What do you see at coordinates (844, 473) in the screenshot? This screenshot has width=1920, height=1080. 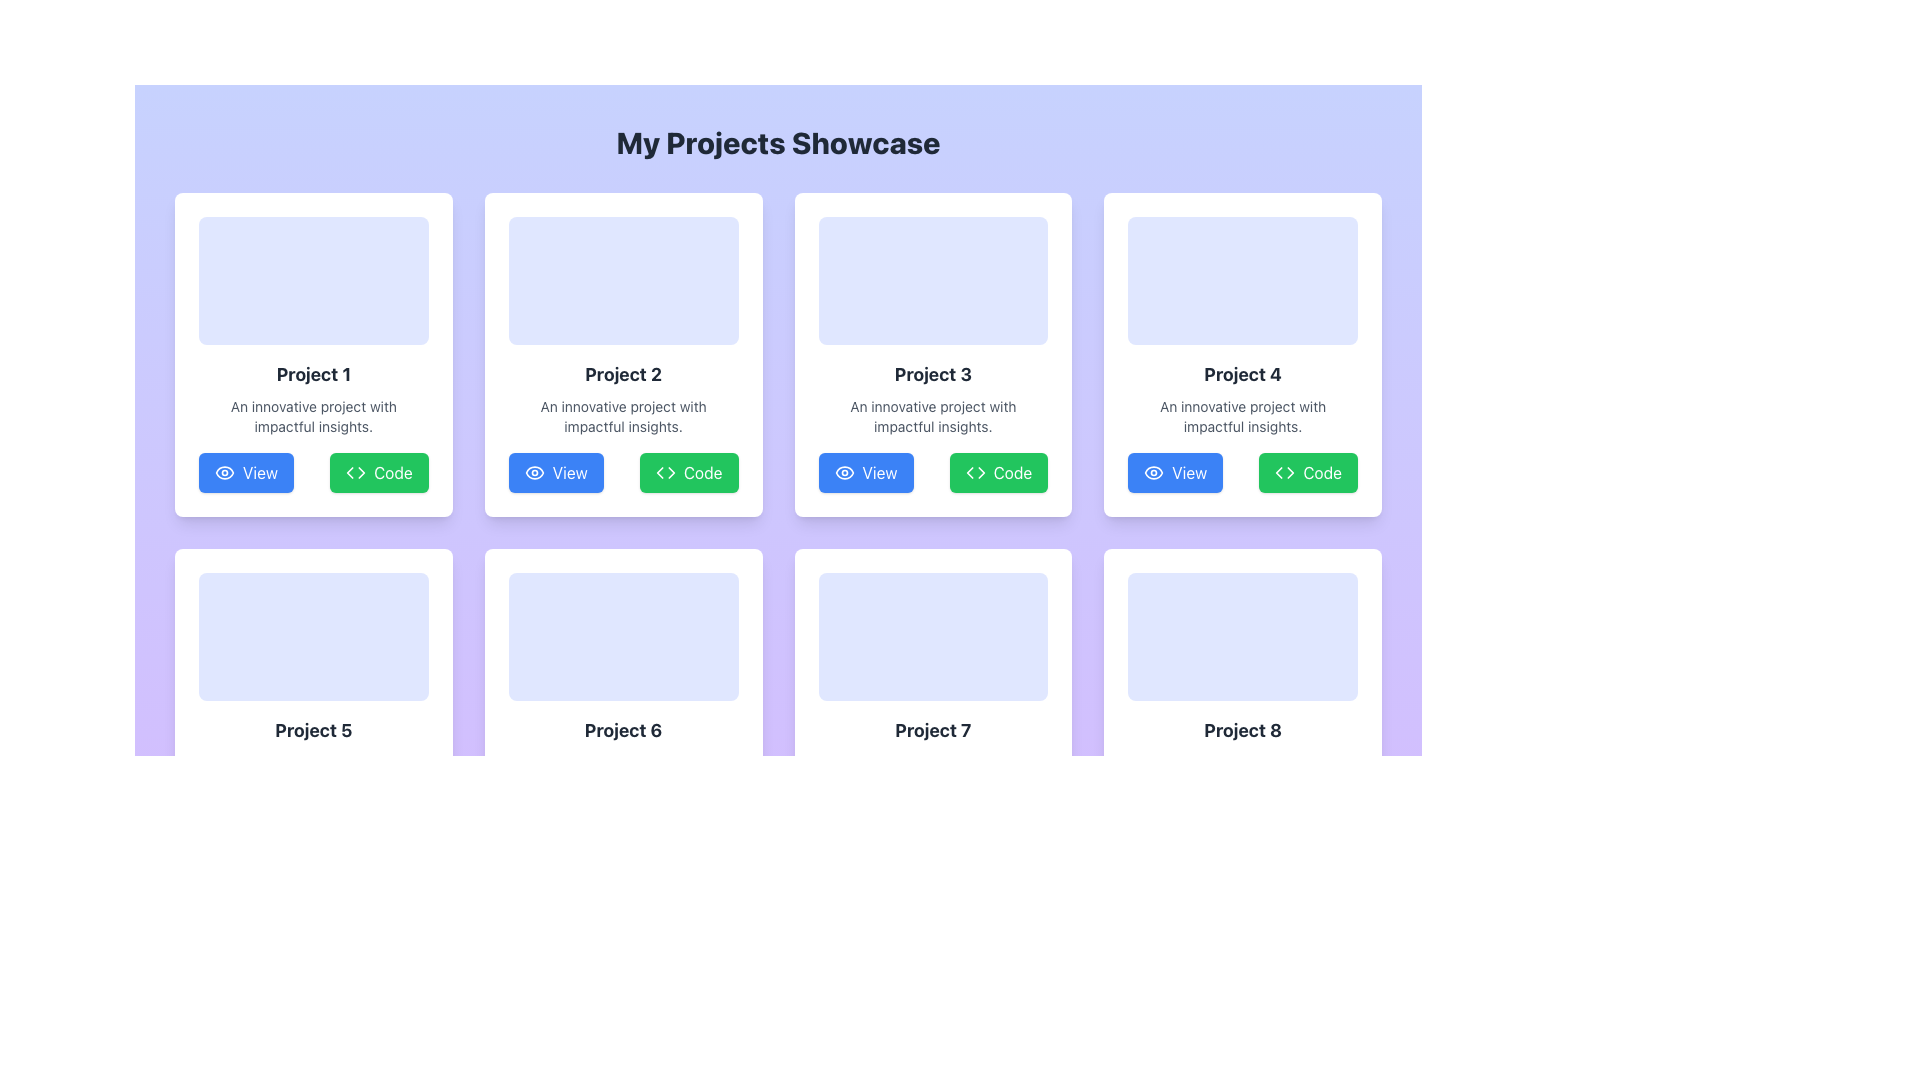 I see `the eye icon button labeled 'View' in the card titled 'Project 3' located in the third column of the first row of the grid layout` at bounding box center [844, 473].